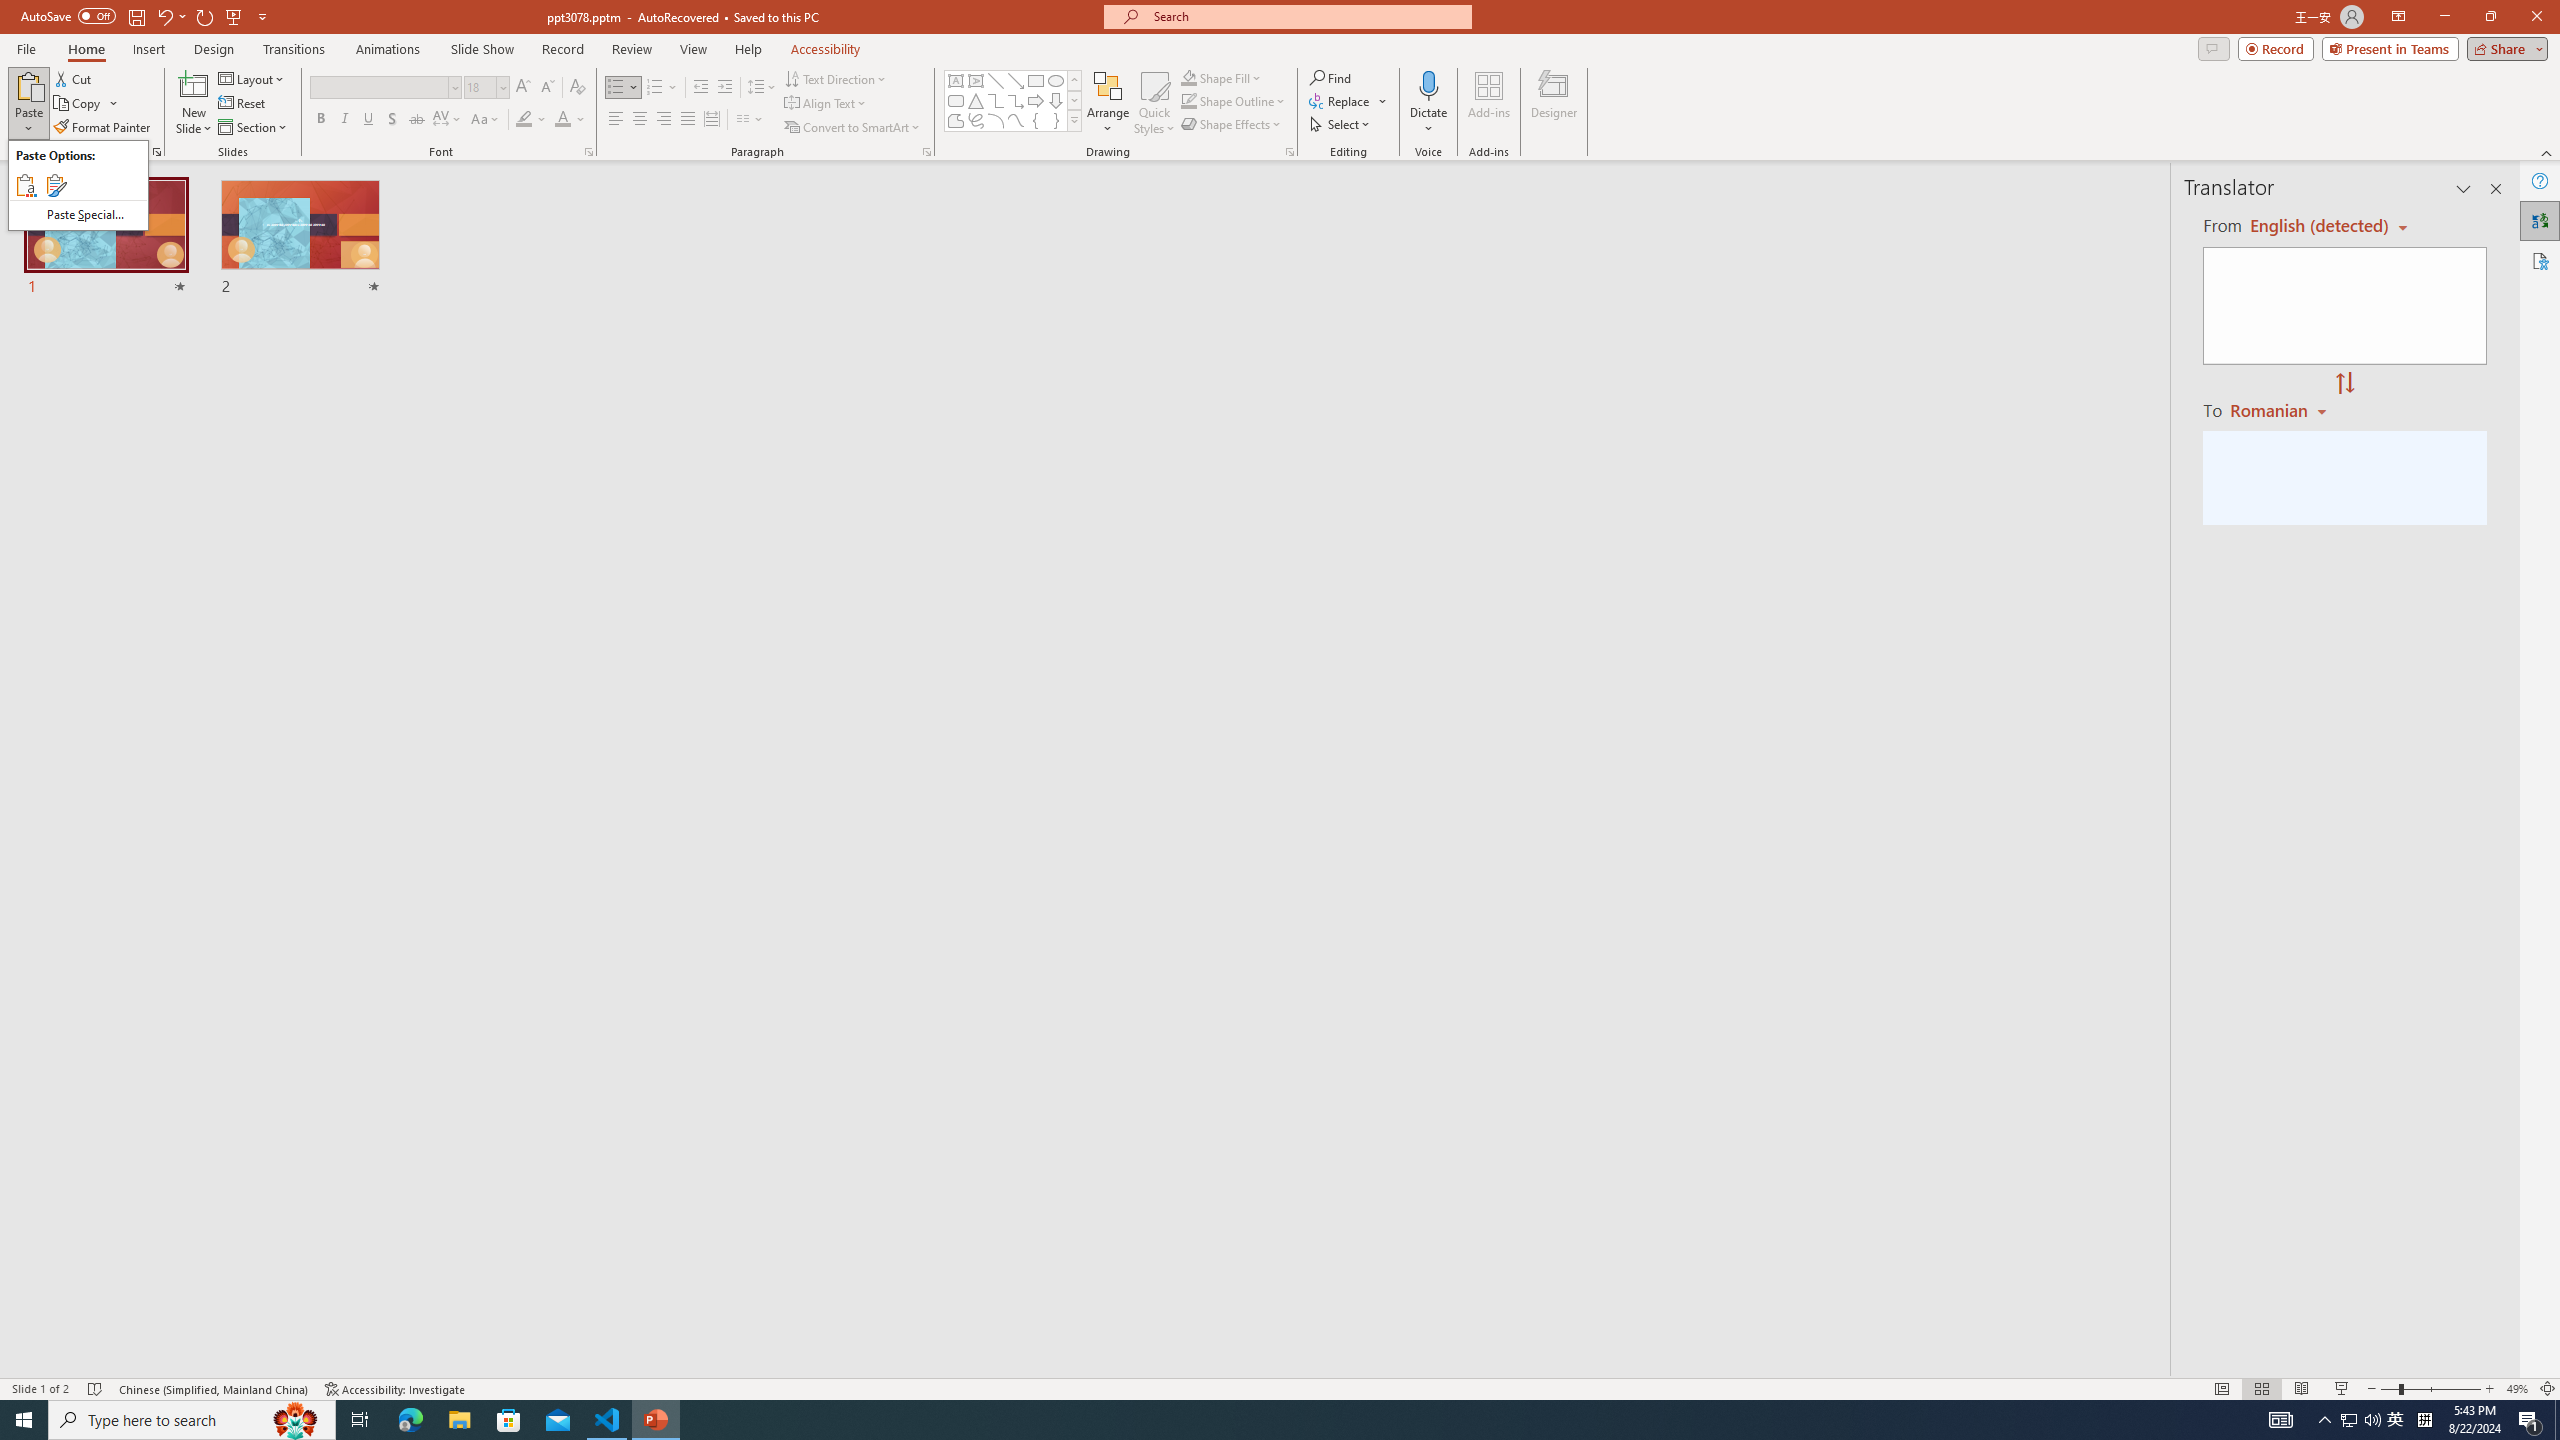 This screenshot has height=1440, width=2560. Describe the element at coordinates (242, 103) in the screenshot. I see `'Reset'` at that location.